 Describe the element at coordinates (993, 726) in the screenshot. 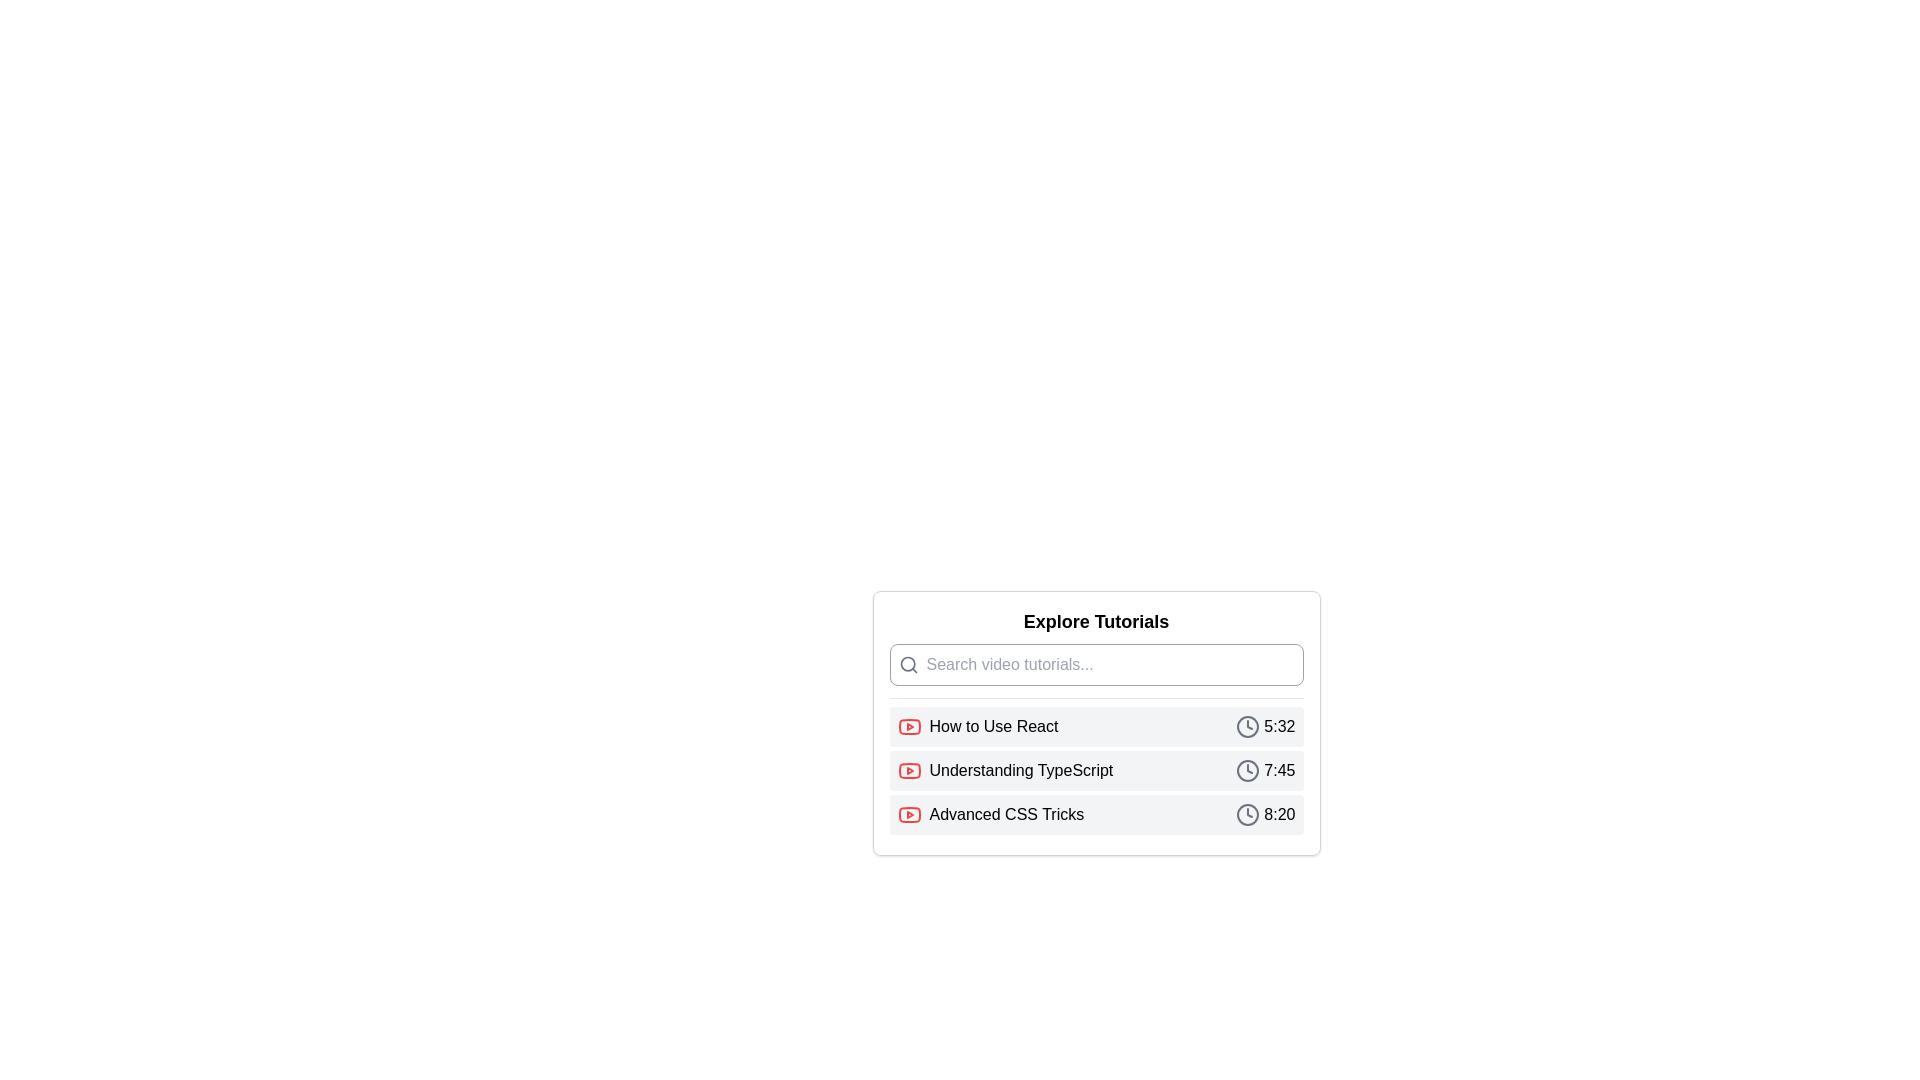

I see `the text displaying 'How to Use React'` at that location.